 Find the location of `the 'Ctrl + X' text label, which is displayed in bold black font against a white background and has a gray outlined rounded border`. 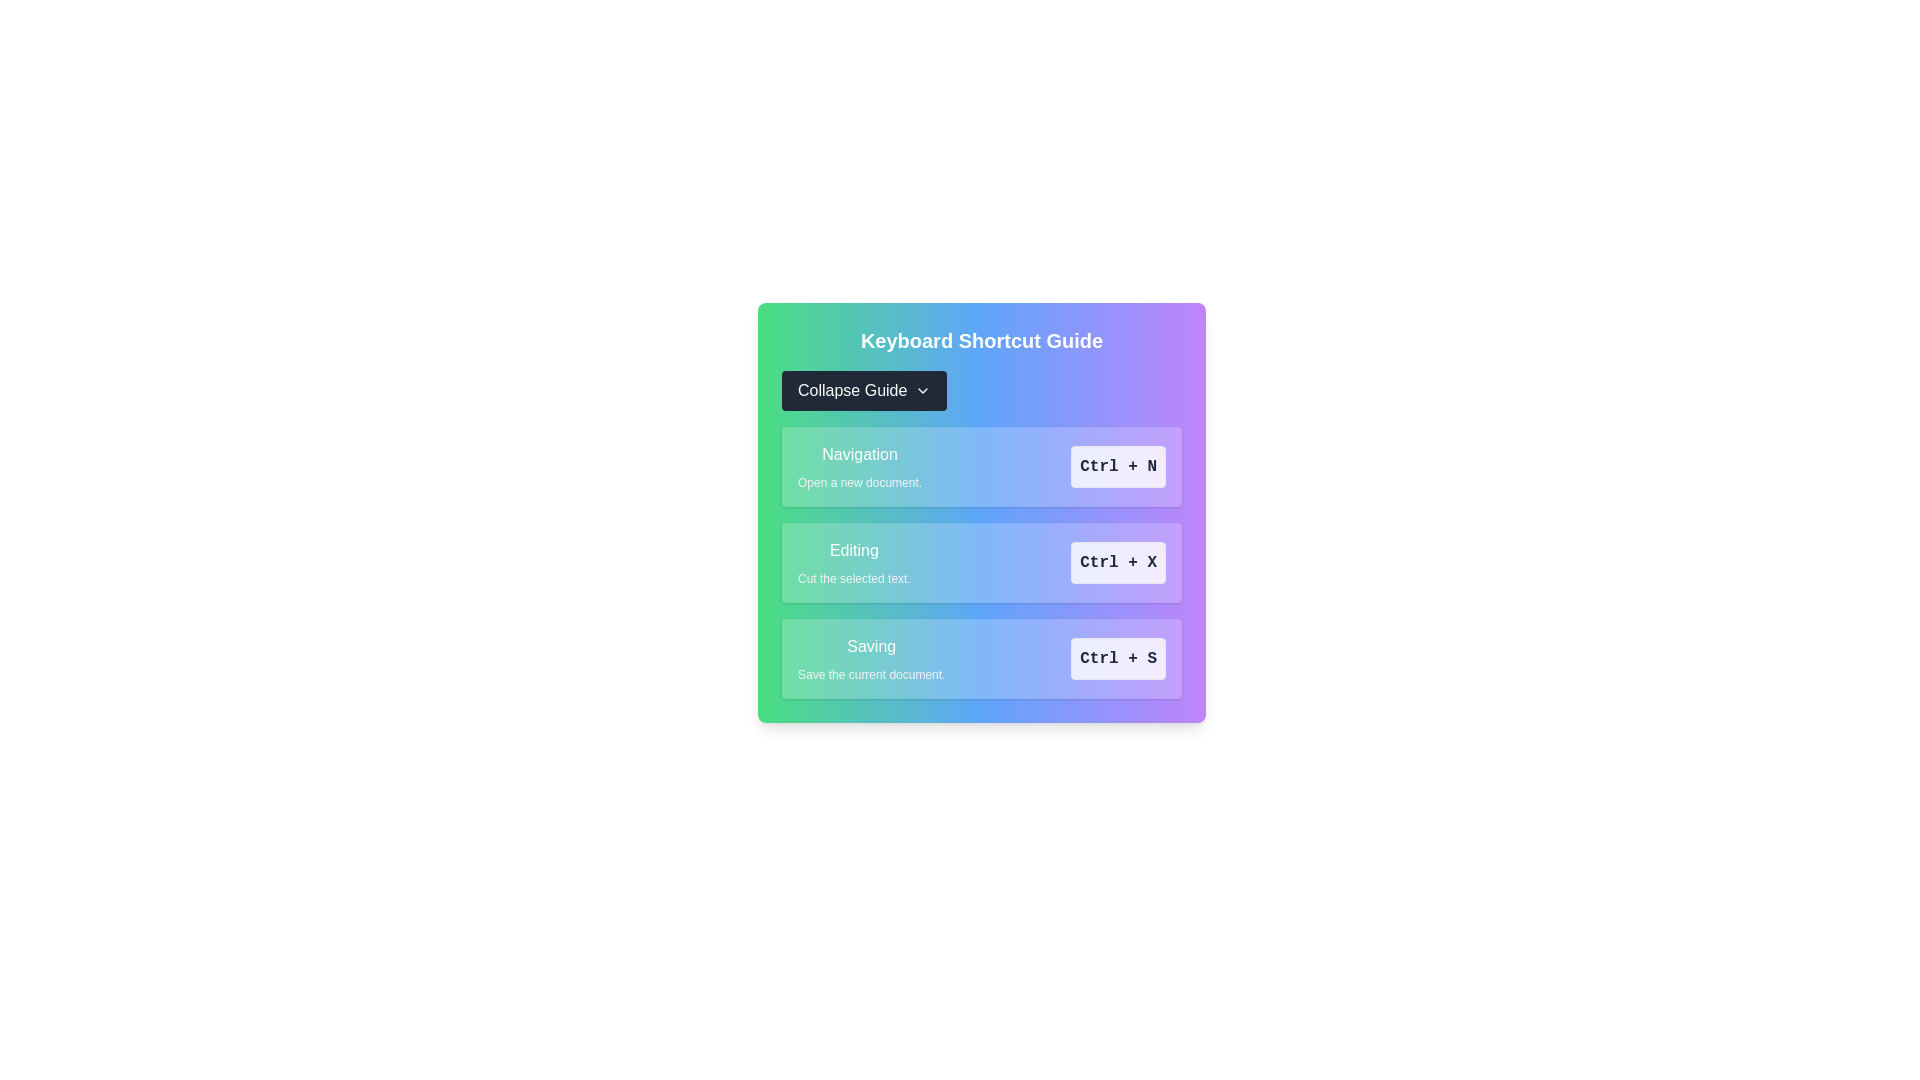

the 'Ctrl + X' text label, which is displayed in bold black font against a white background and has a gray outlined rounded border is located at coordinates (1117, 563).